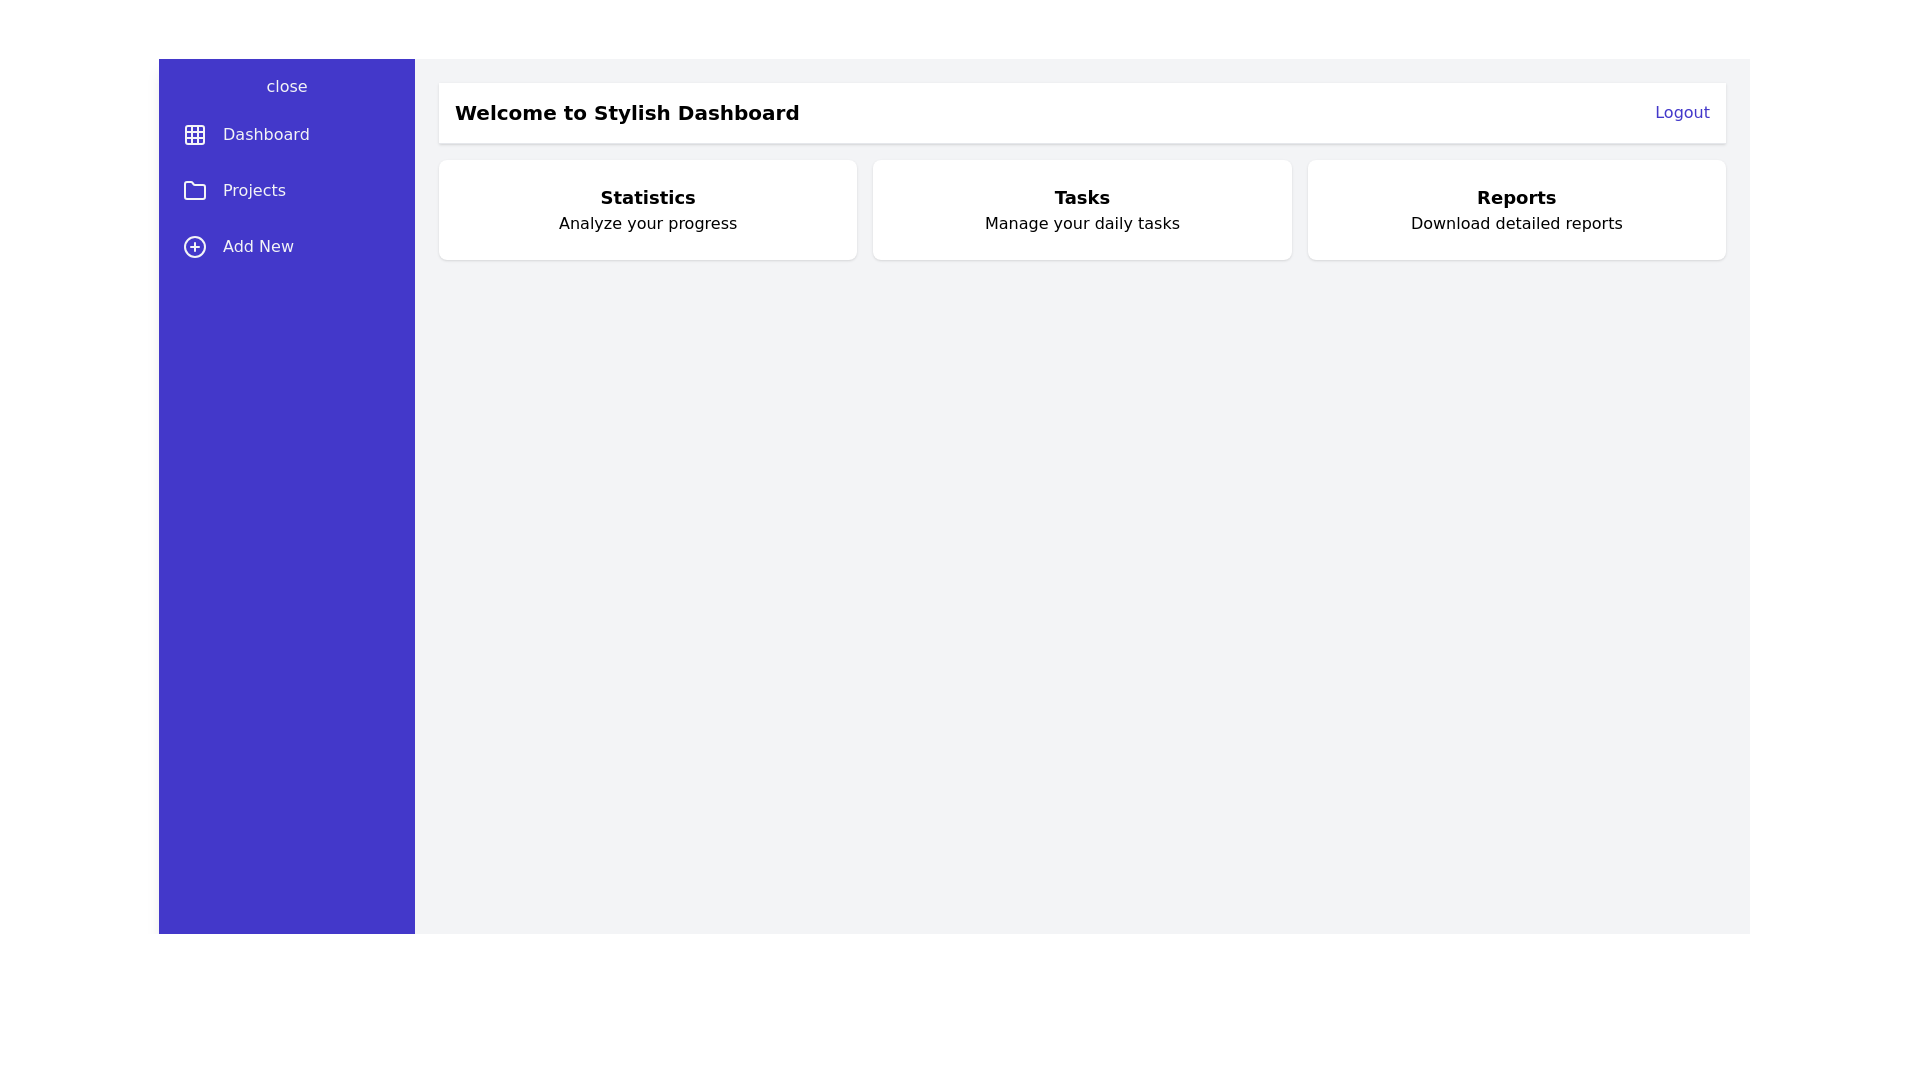  What do you see at coordinates (626, 112) in the screenshot?
I see `the text heading element that serves as a greeting or title for the Stylish Dashboard application, located at the top section of the interface` at bounding box center [626, 112].